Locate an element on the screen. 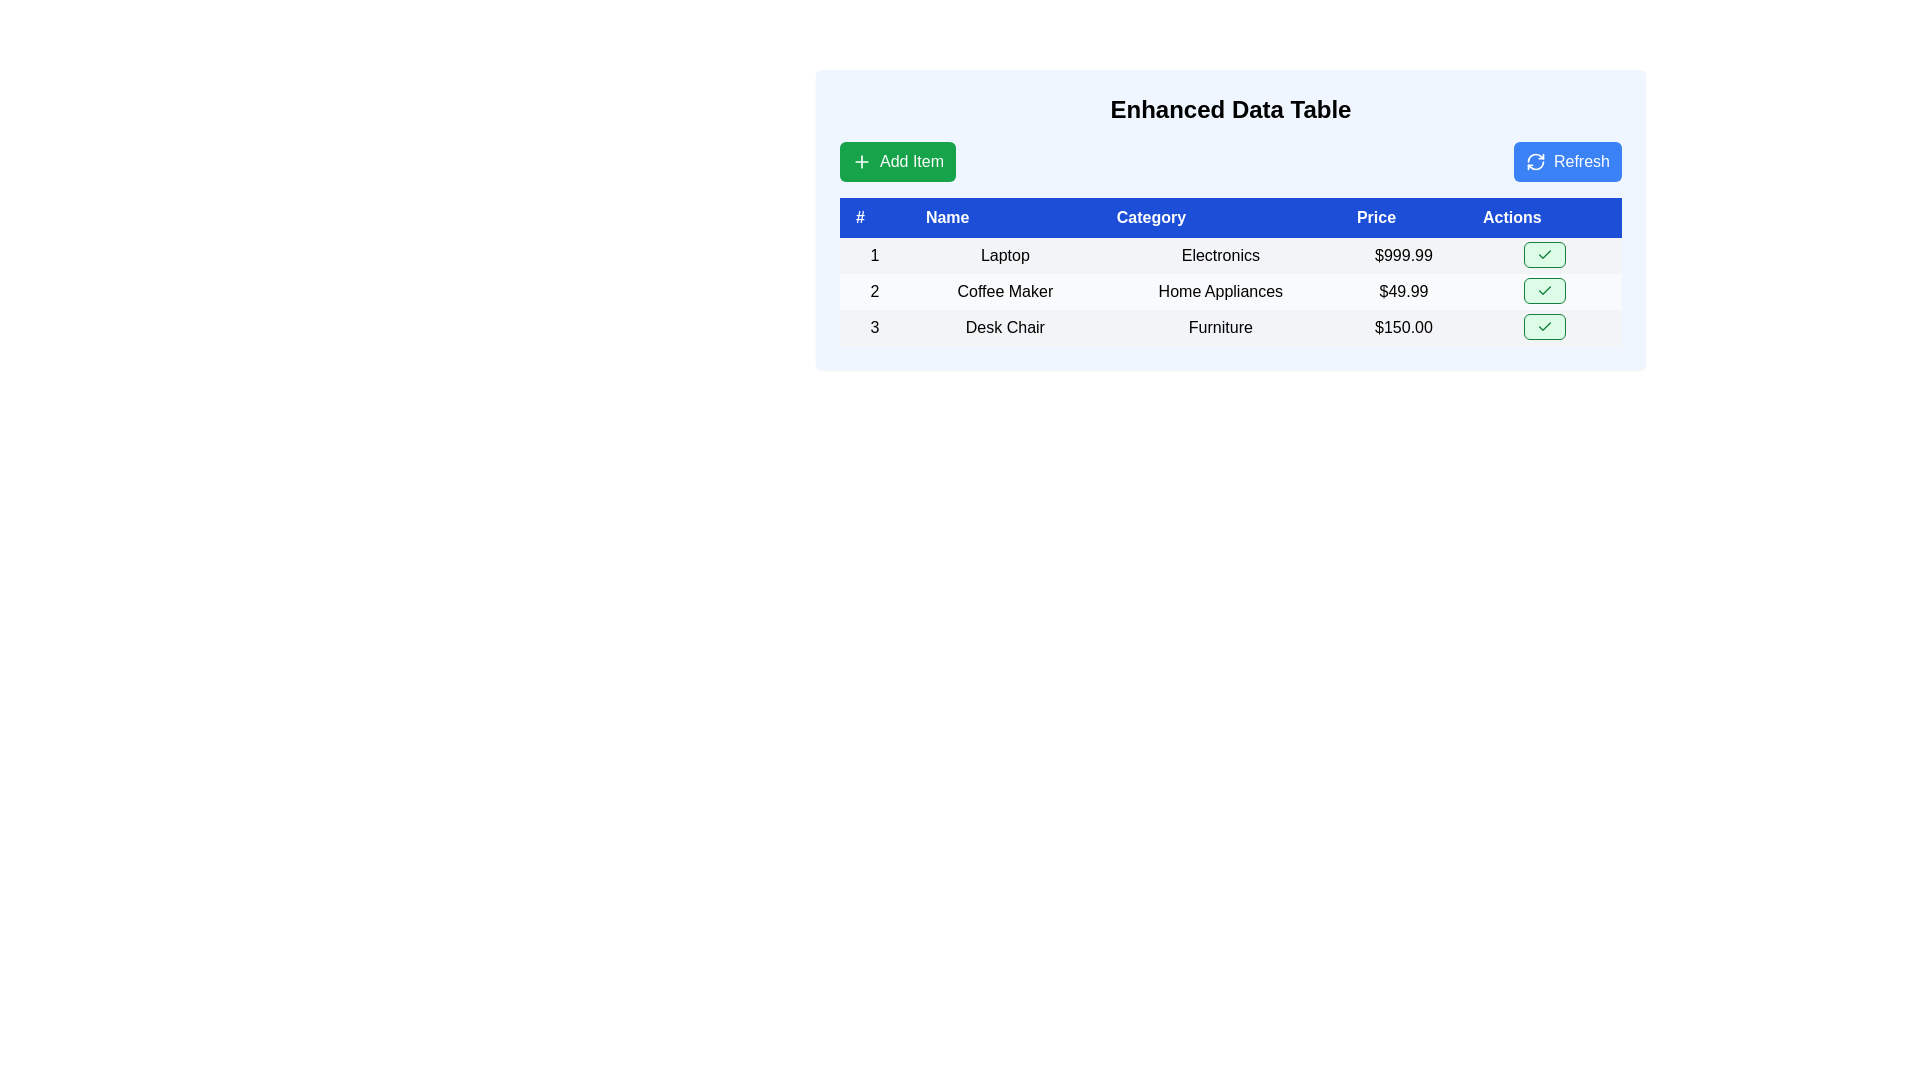 The image size is (1920, 1080). the table cell displaying the ordinal number '1', which is located is located at coordinates (874, 254).